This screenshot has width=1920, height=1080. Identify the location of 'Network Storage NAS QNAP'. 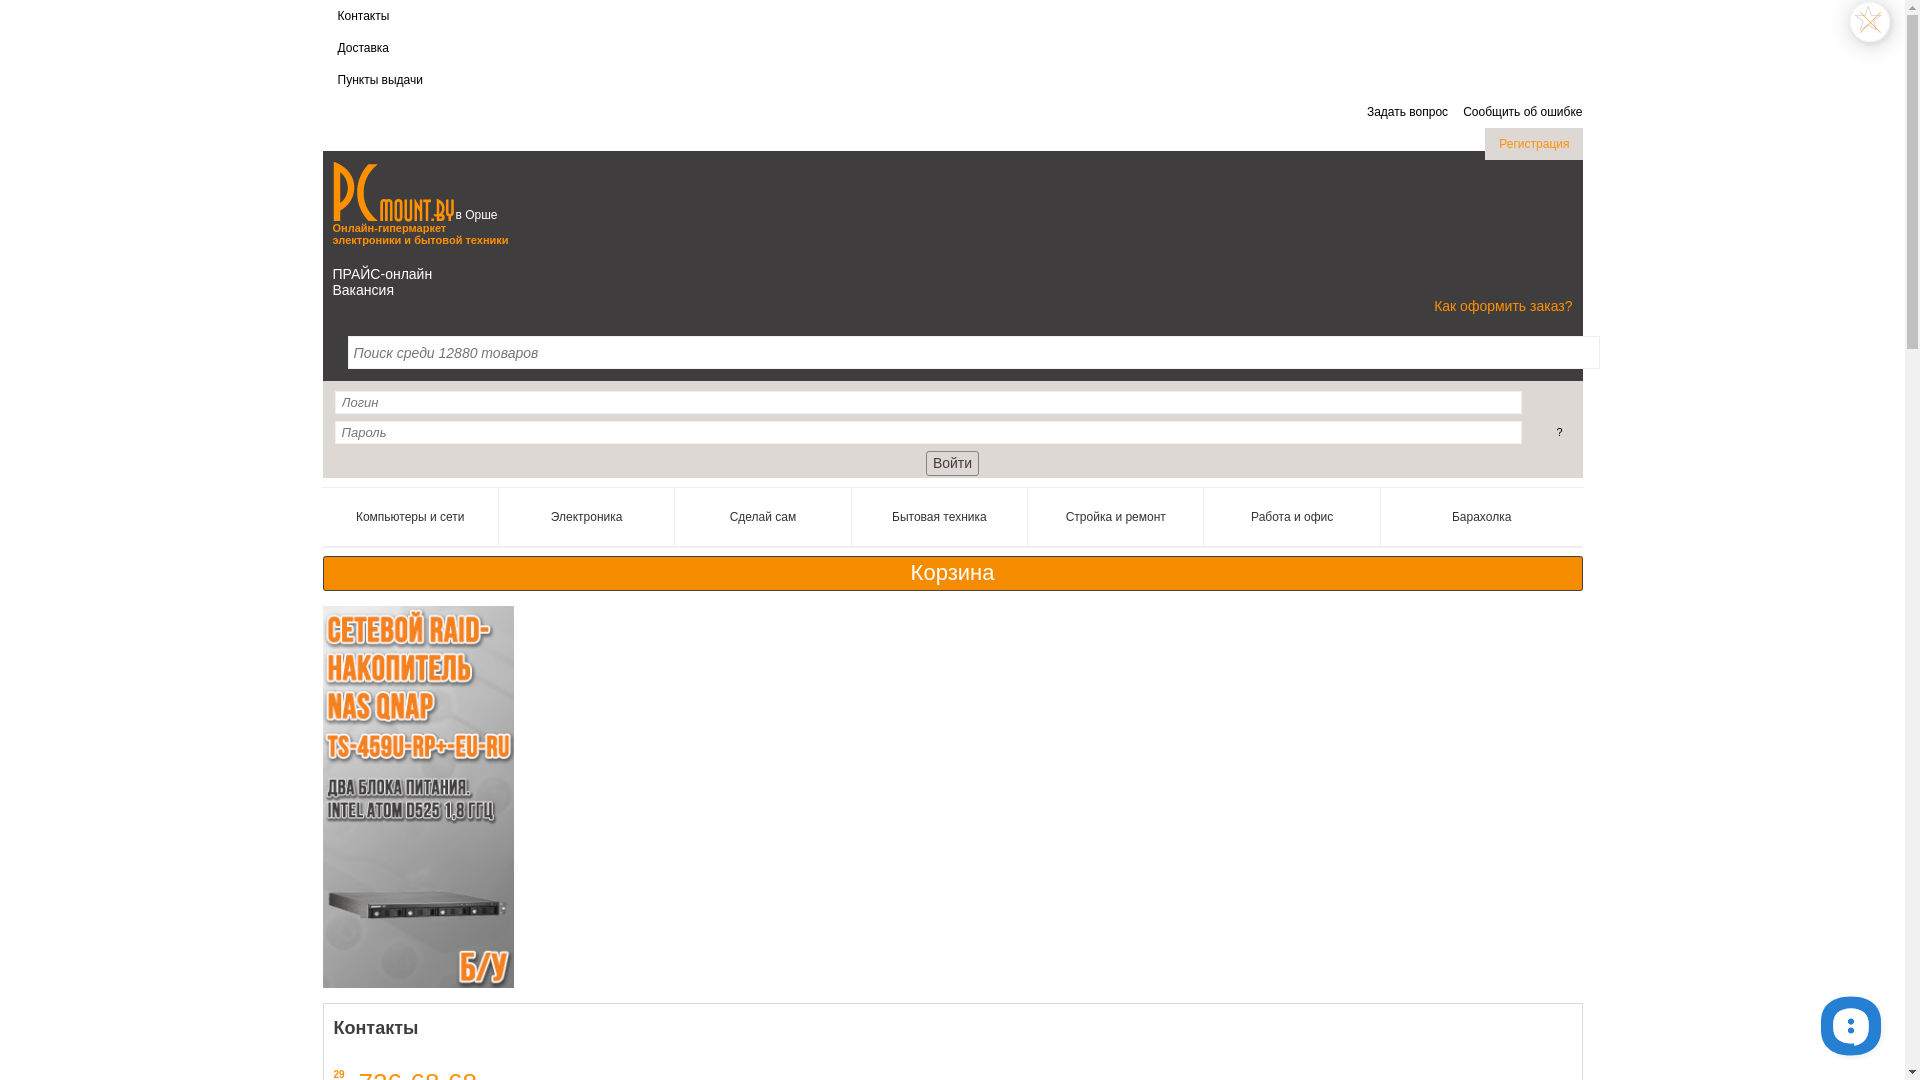
(416, 796).